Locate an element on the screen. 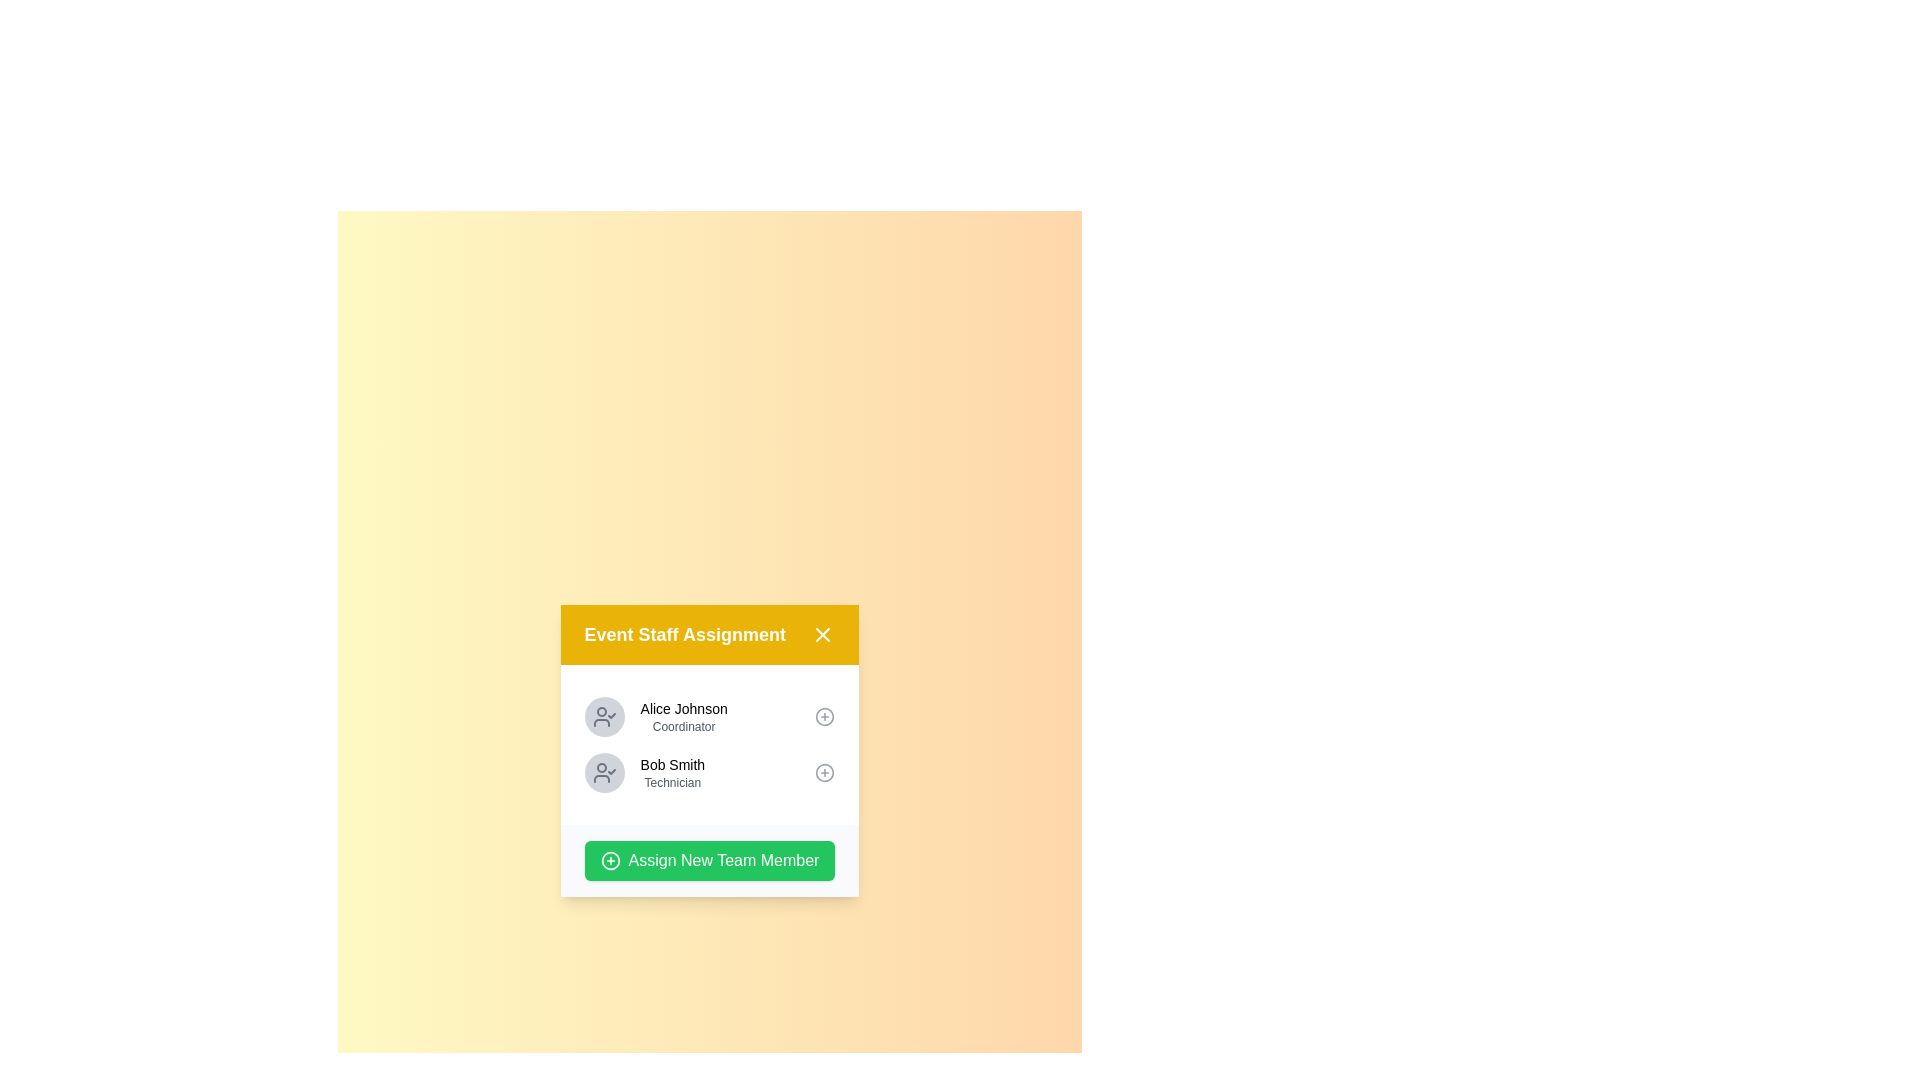 Image resolution: width=1920 pixels, height=1080 pixels. the 'Close' button to close the dialog is located at coordinates (823, 635).